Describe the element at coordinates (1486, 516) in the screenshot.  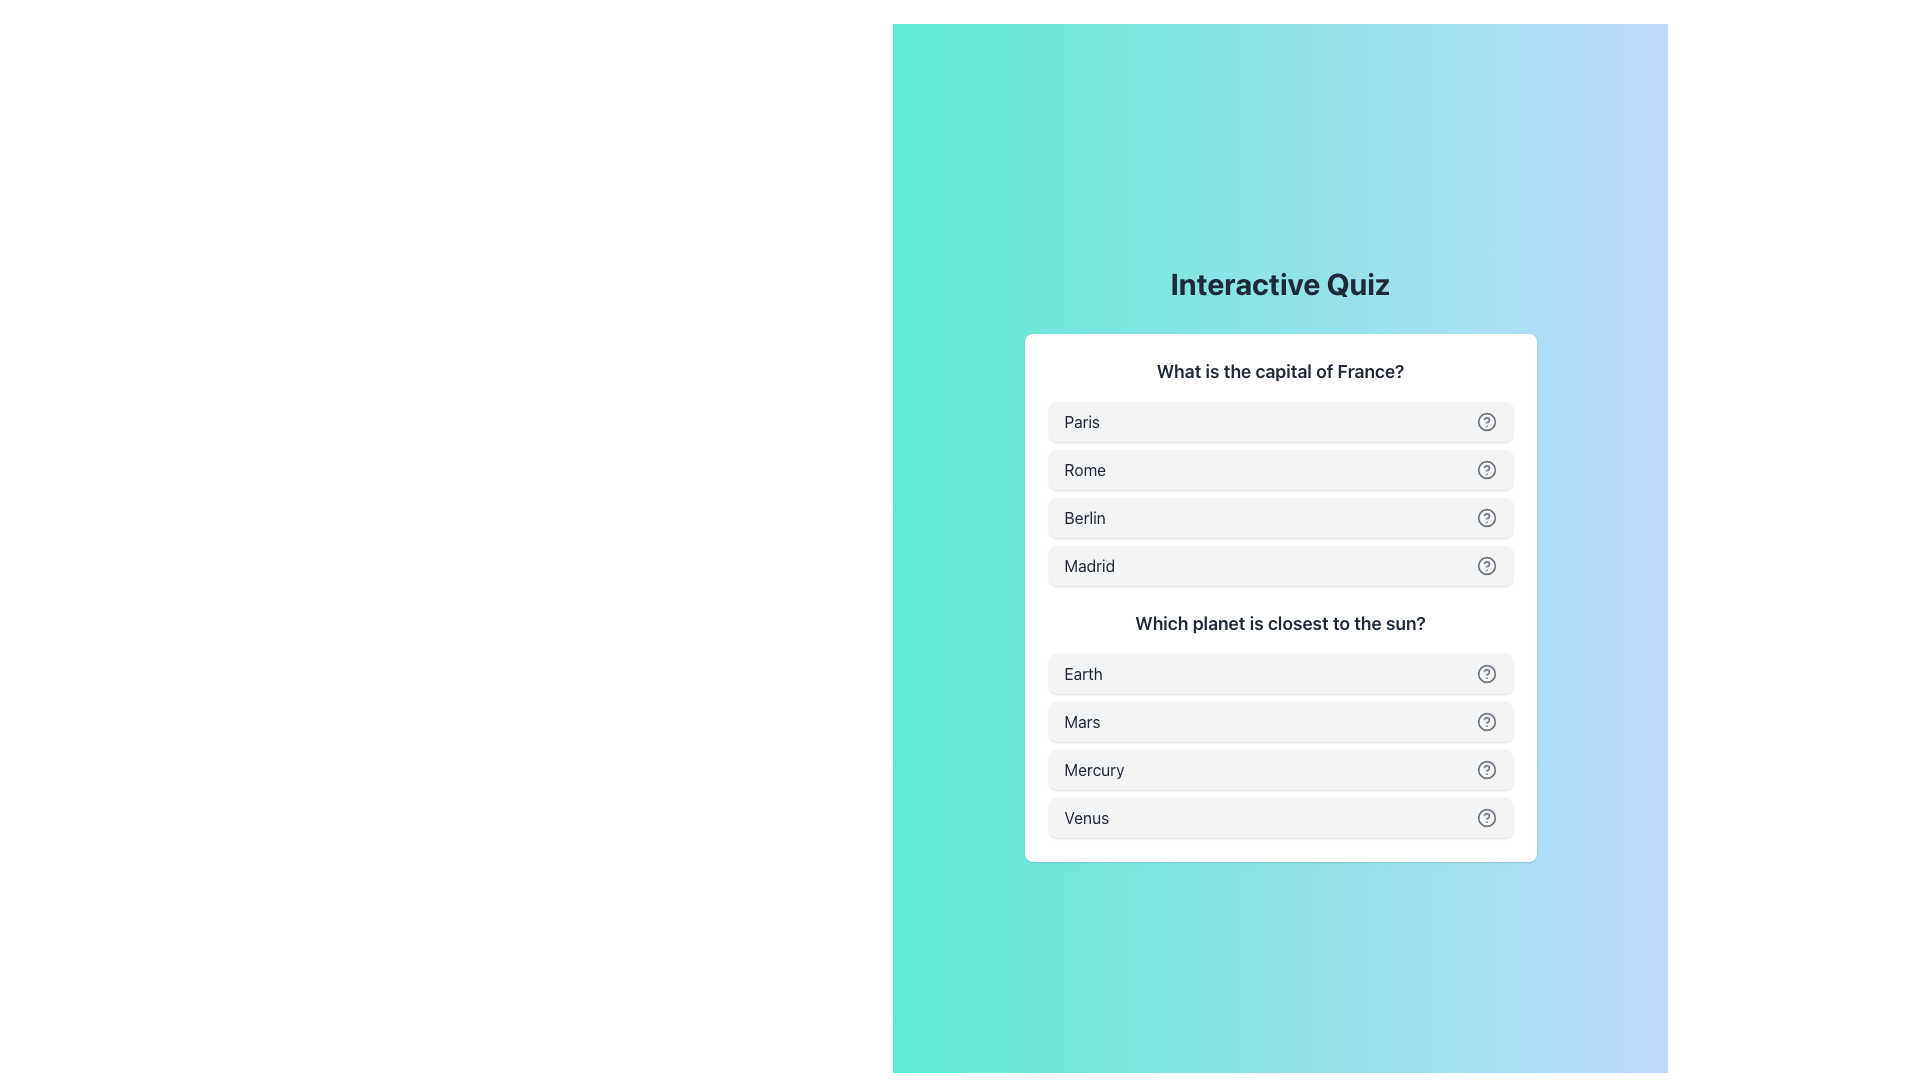
I see `the circular gray question mark icon located on the right side of the 'Berlin' option` at that location.